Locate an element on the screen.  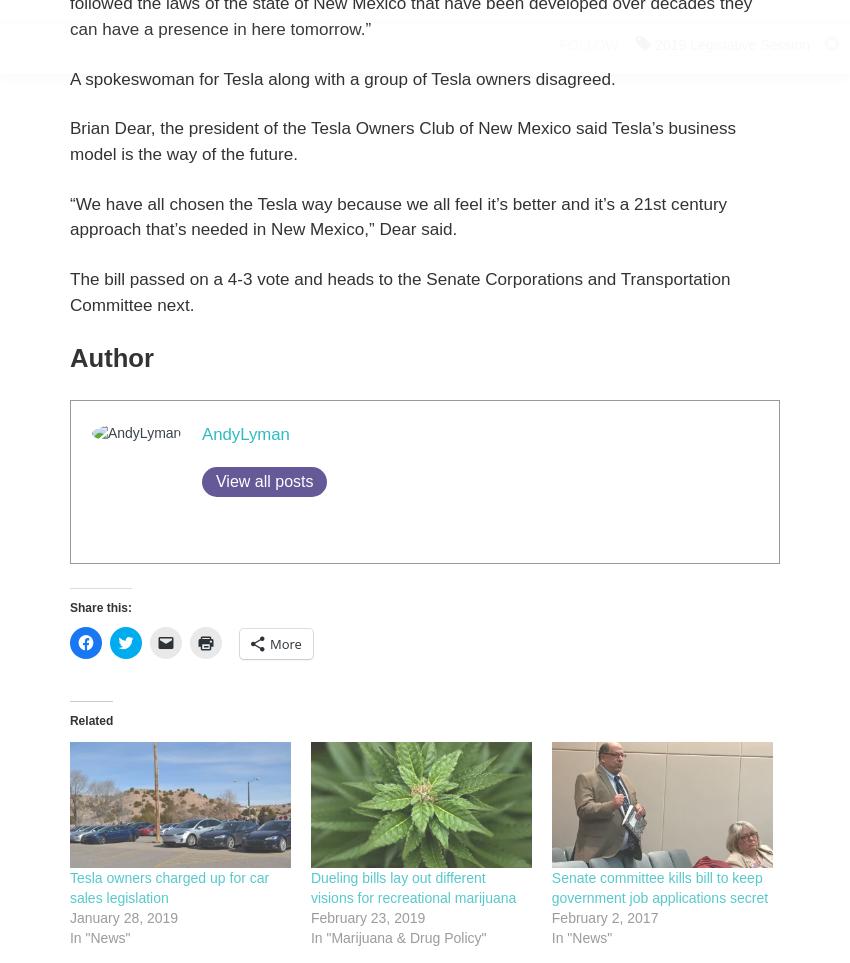
'The bill passed on a 4-3 vote and heads to the Senate Corporations and Transportation Committee next.' is located at coordinates (399, 290).